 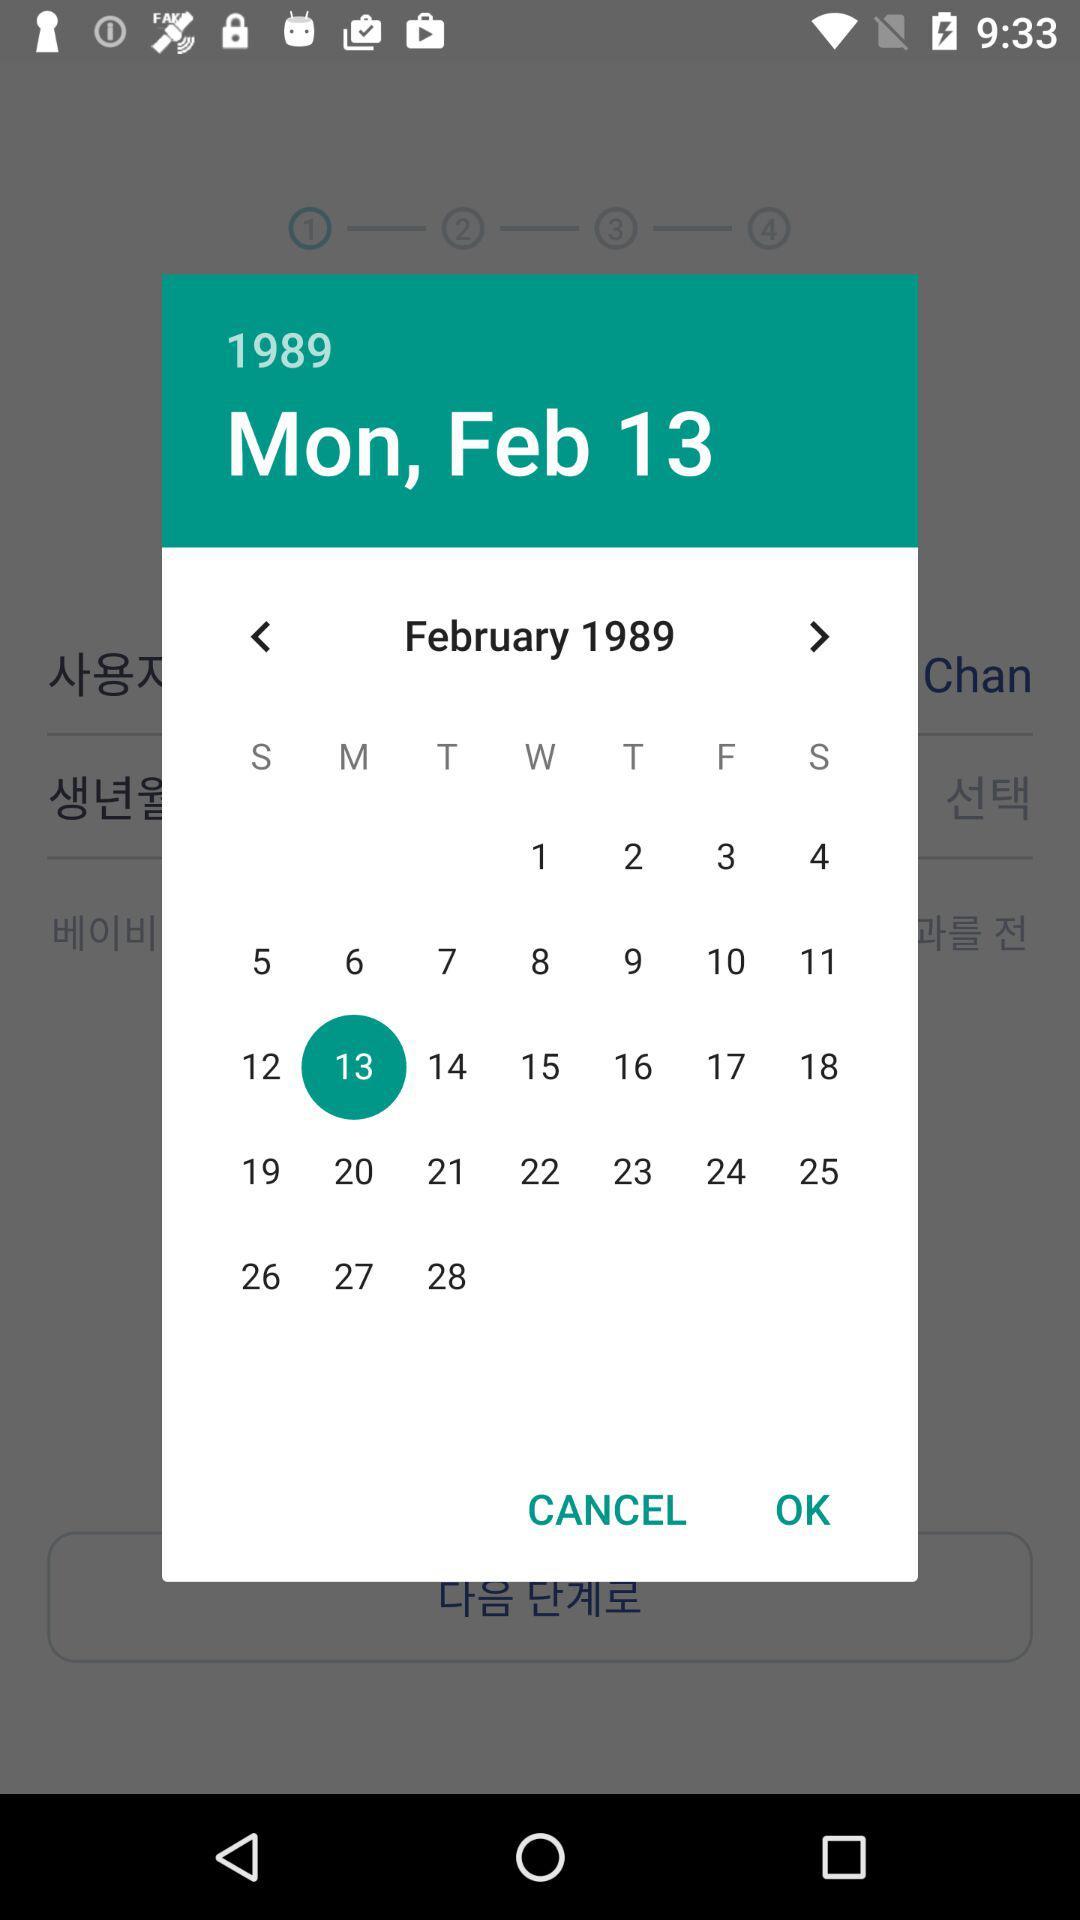 I want to click on the mon, feb 13 icon, so click(x=470, y=439).